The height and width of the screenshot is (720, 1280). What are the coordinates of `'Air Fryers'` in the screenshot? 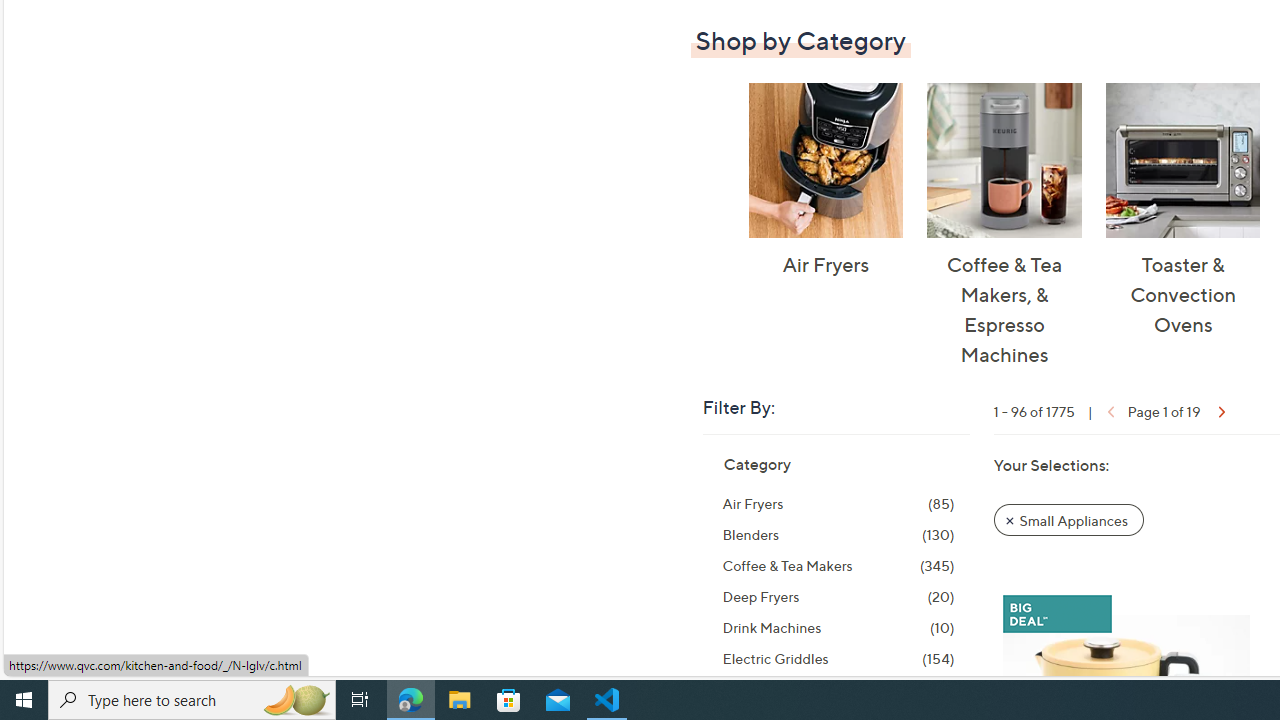 It's located at (825, 159).